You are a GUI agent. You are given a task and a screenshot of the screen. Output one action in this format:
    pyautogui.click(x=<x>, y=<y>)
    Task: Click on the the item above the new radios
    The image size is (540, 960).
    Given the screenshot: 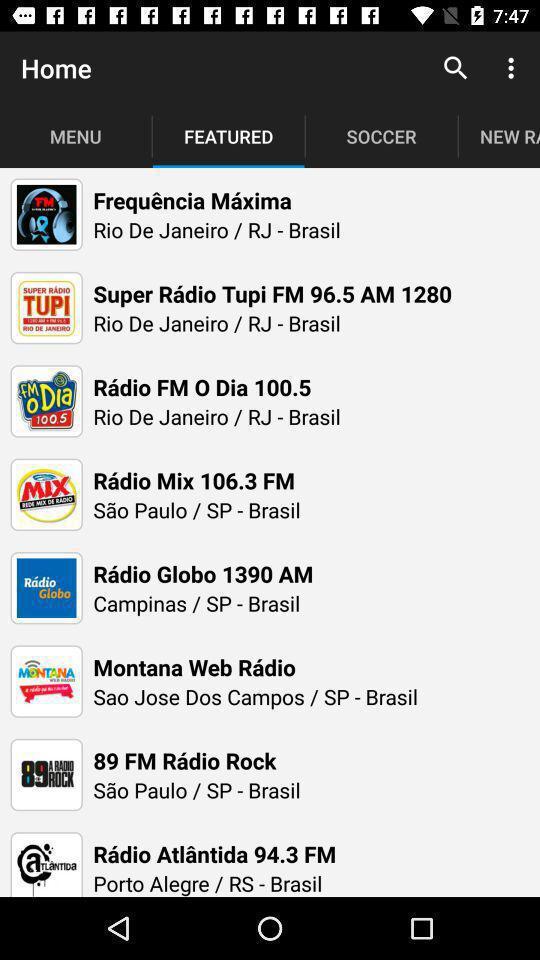 What is the action you would take?
    pyautogui.click(x=455, y=68)
    